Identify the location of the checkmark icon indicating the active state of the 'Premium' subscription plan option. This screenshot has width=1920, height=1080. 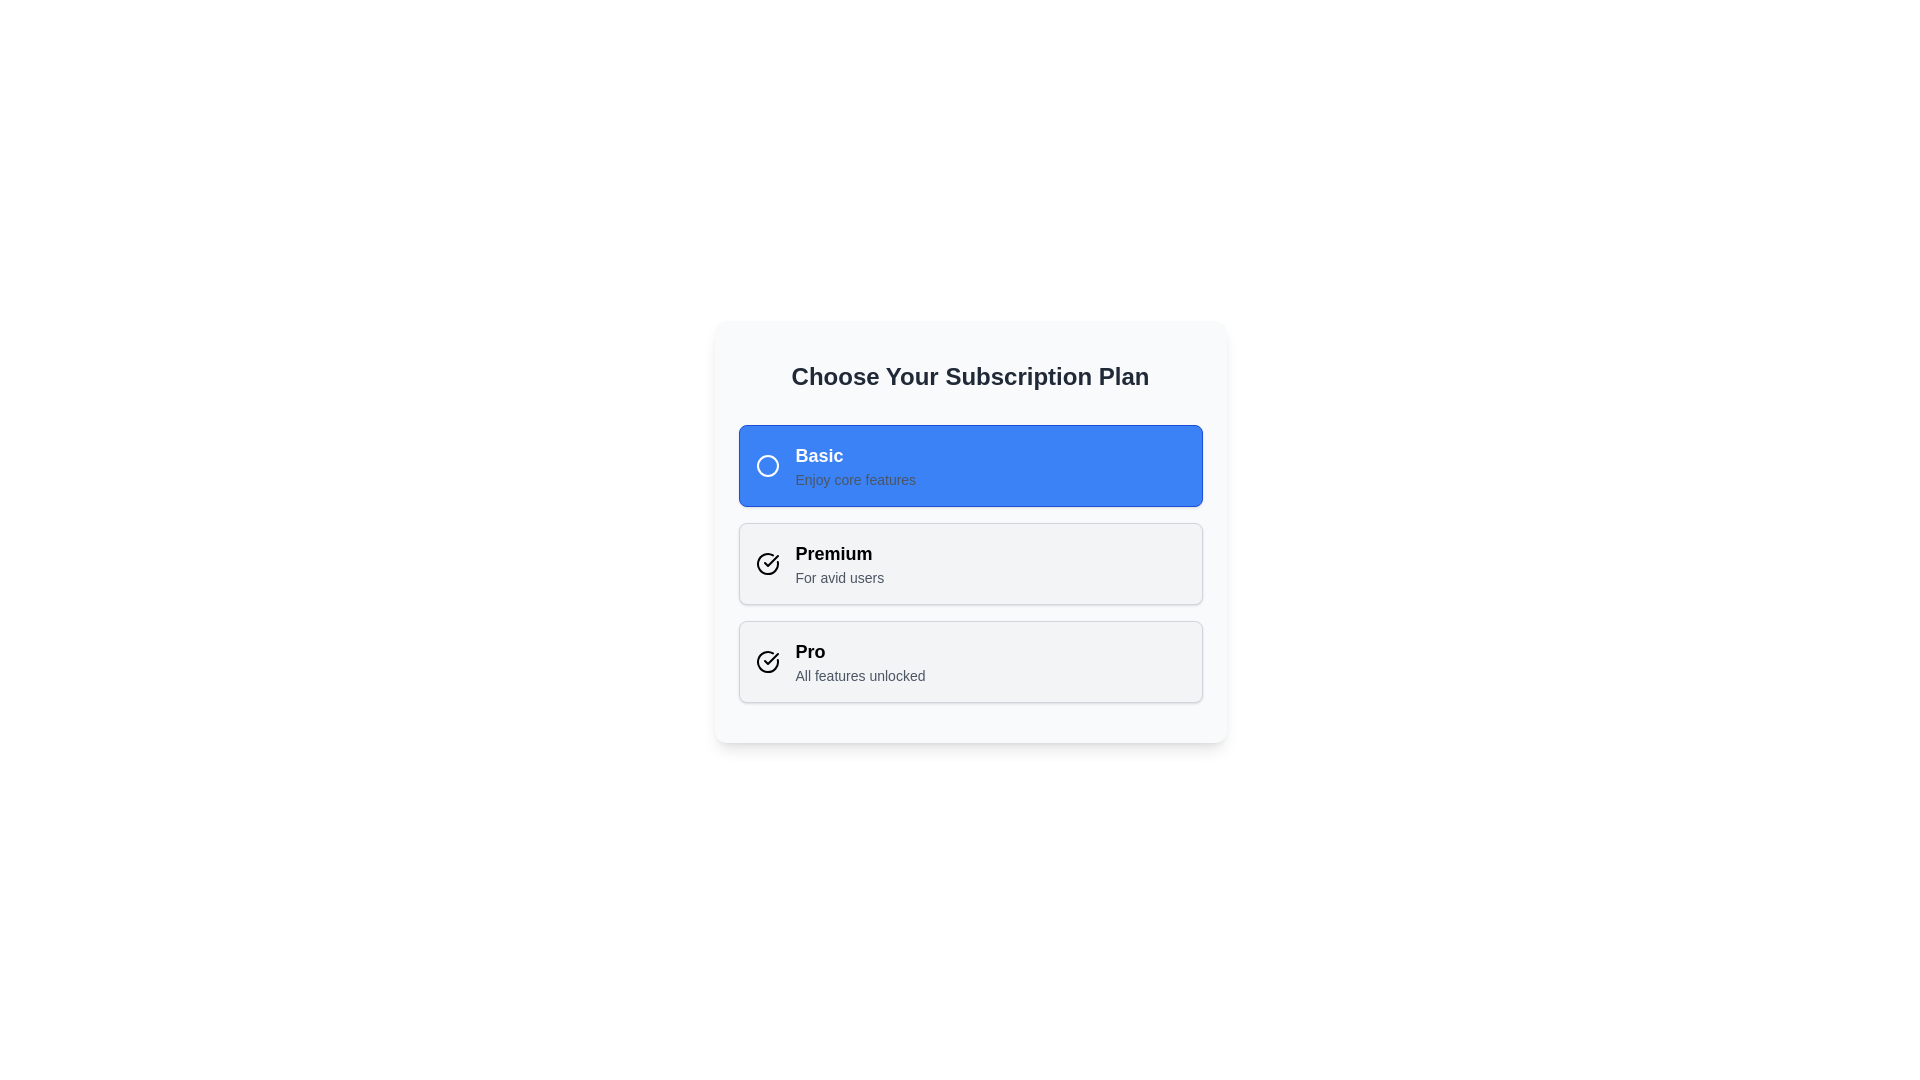
(770, 659).